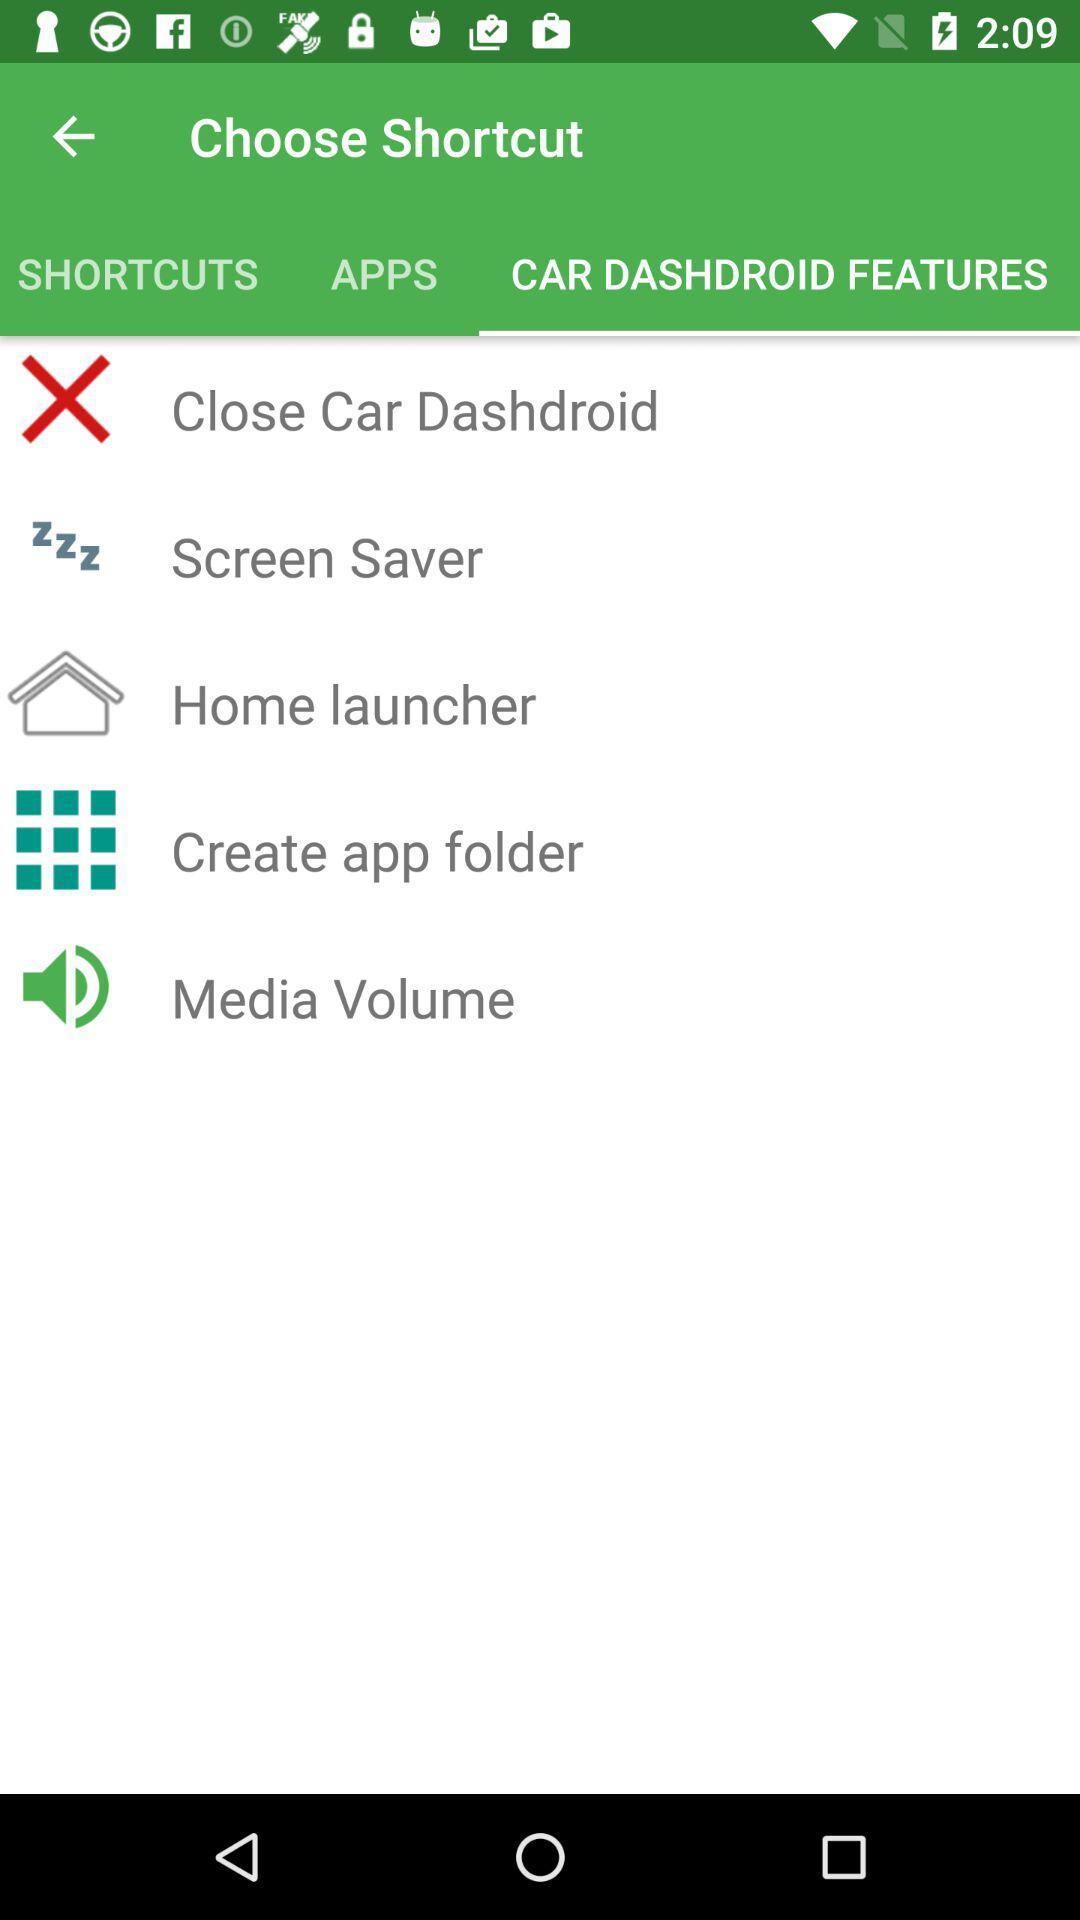 The height and width of the screenshot is (1920, 1080). I want to click on the icon next to choose shortcut icon, so click(72, 135).